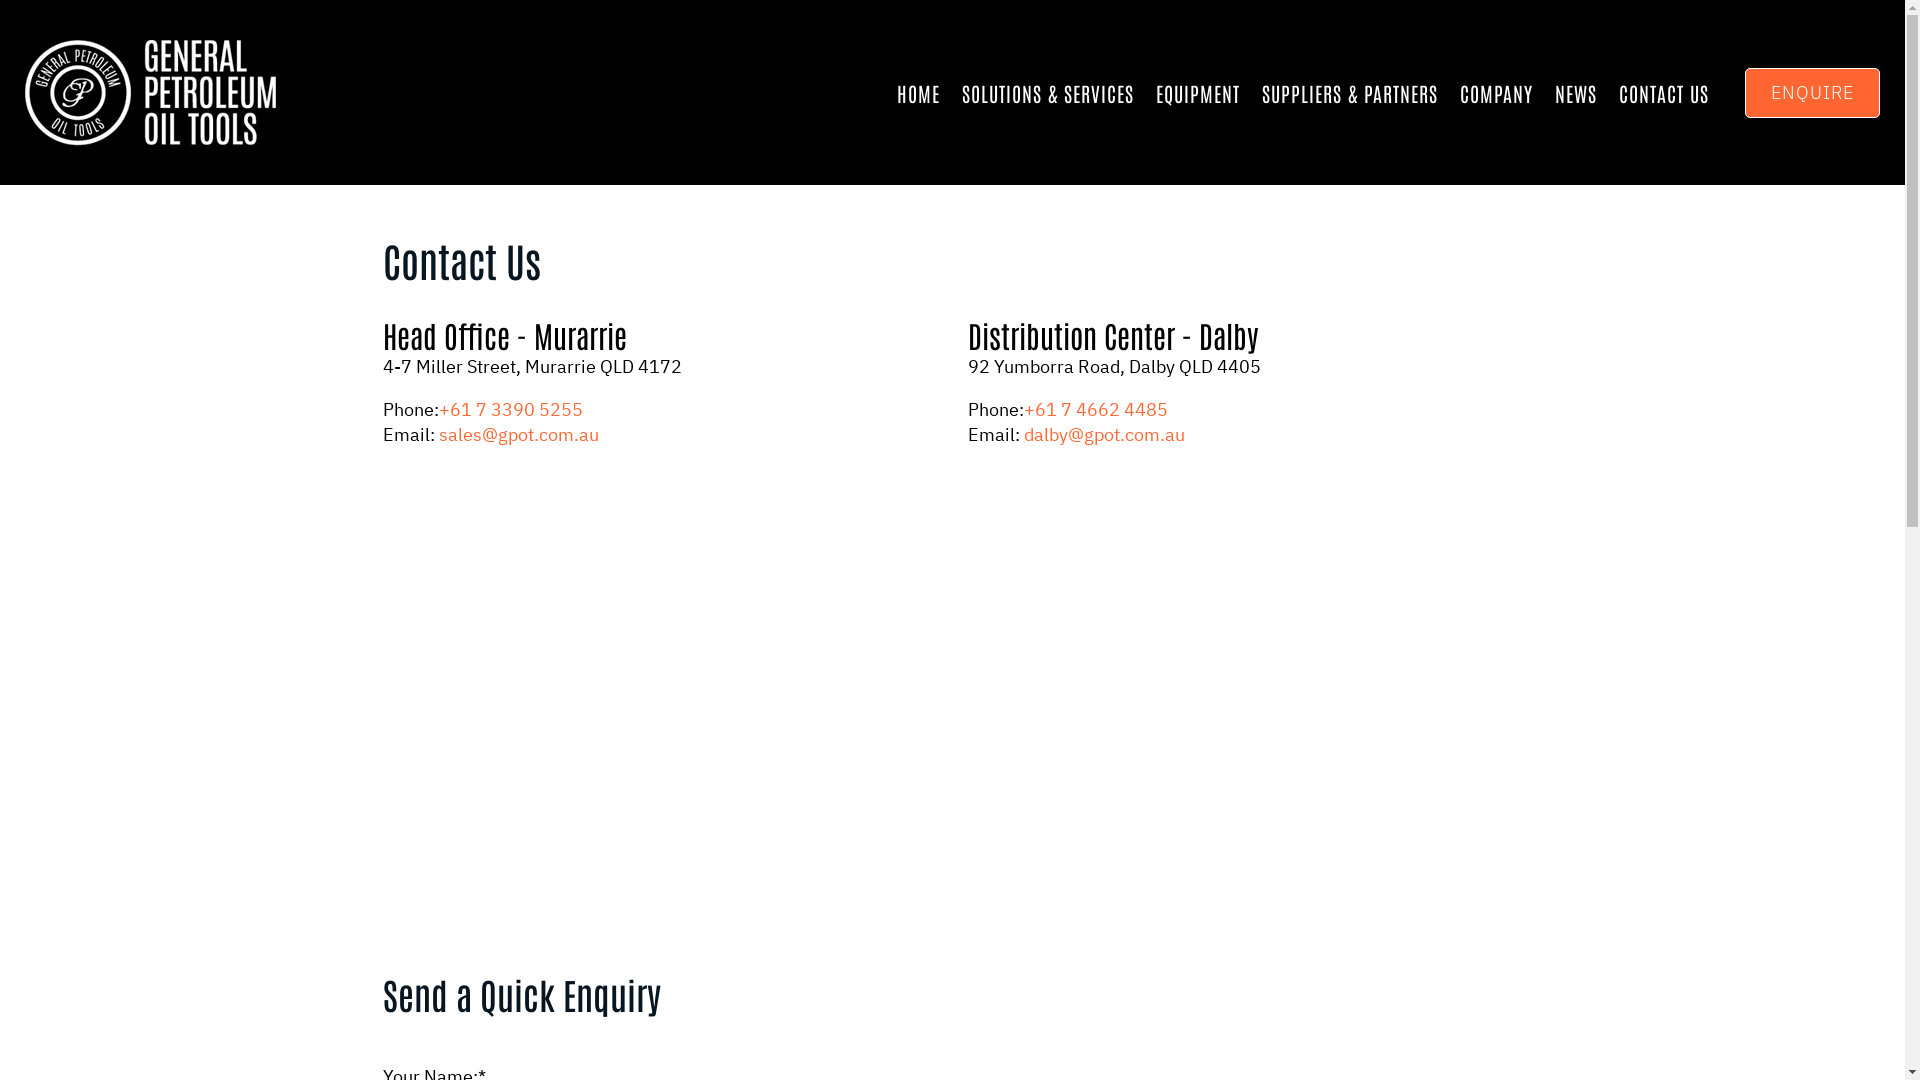  Describe the element at coordinates (1664, 92) in the screenshot. I see `'CONTACT US'` at that location.